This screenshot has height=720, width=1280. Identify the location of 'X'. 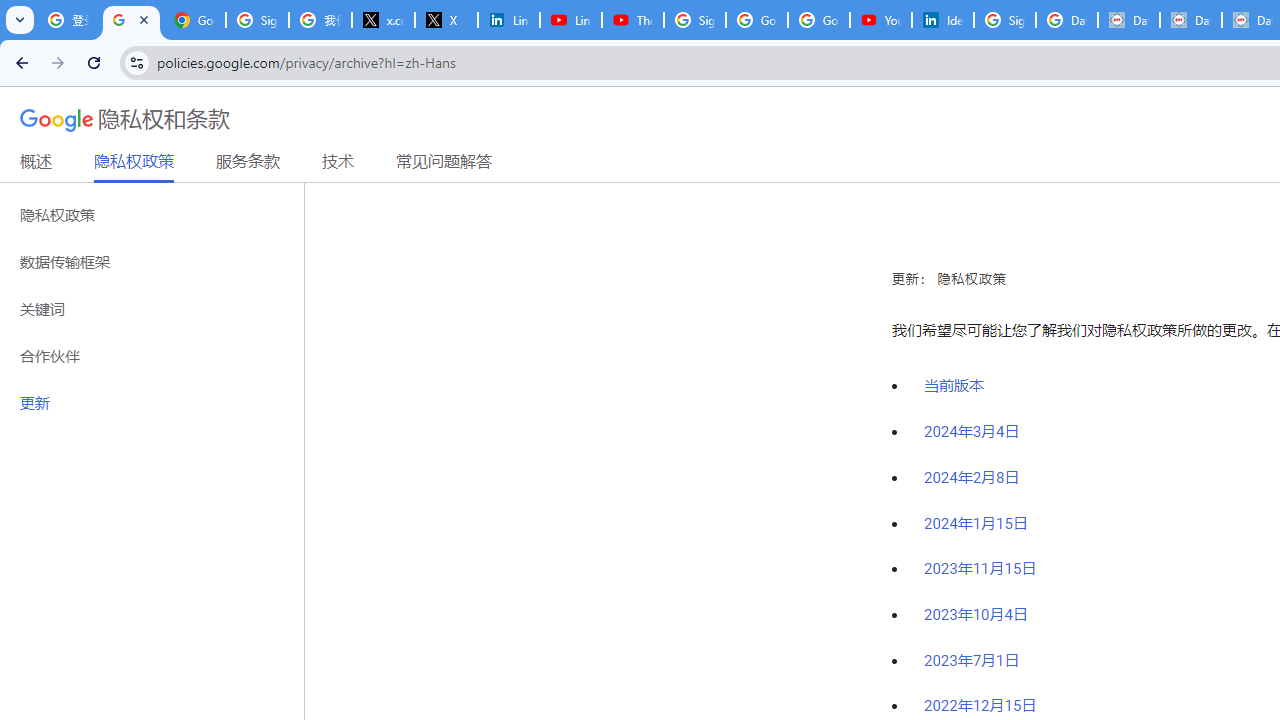
(445, 20).